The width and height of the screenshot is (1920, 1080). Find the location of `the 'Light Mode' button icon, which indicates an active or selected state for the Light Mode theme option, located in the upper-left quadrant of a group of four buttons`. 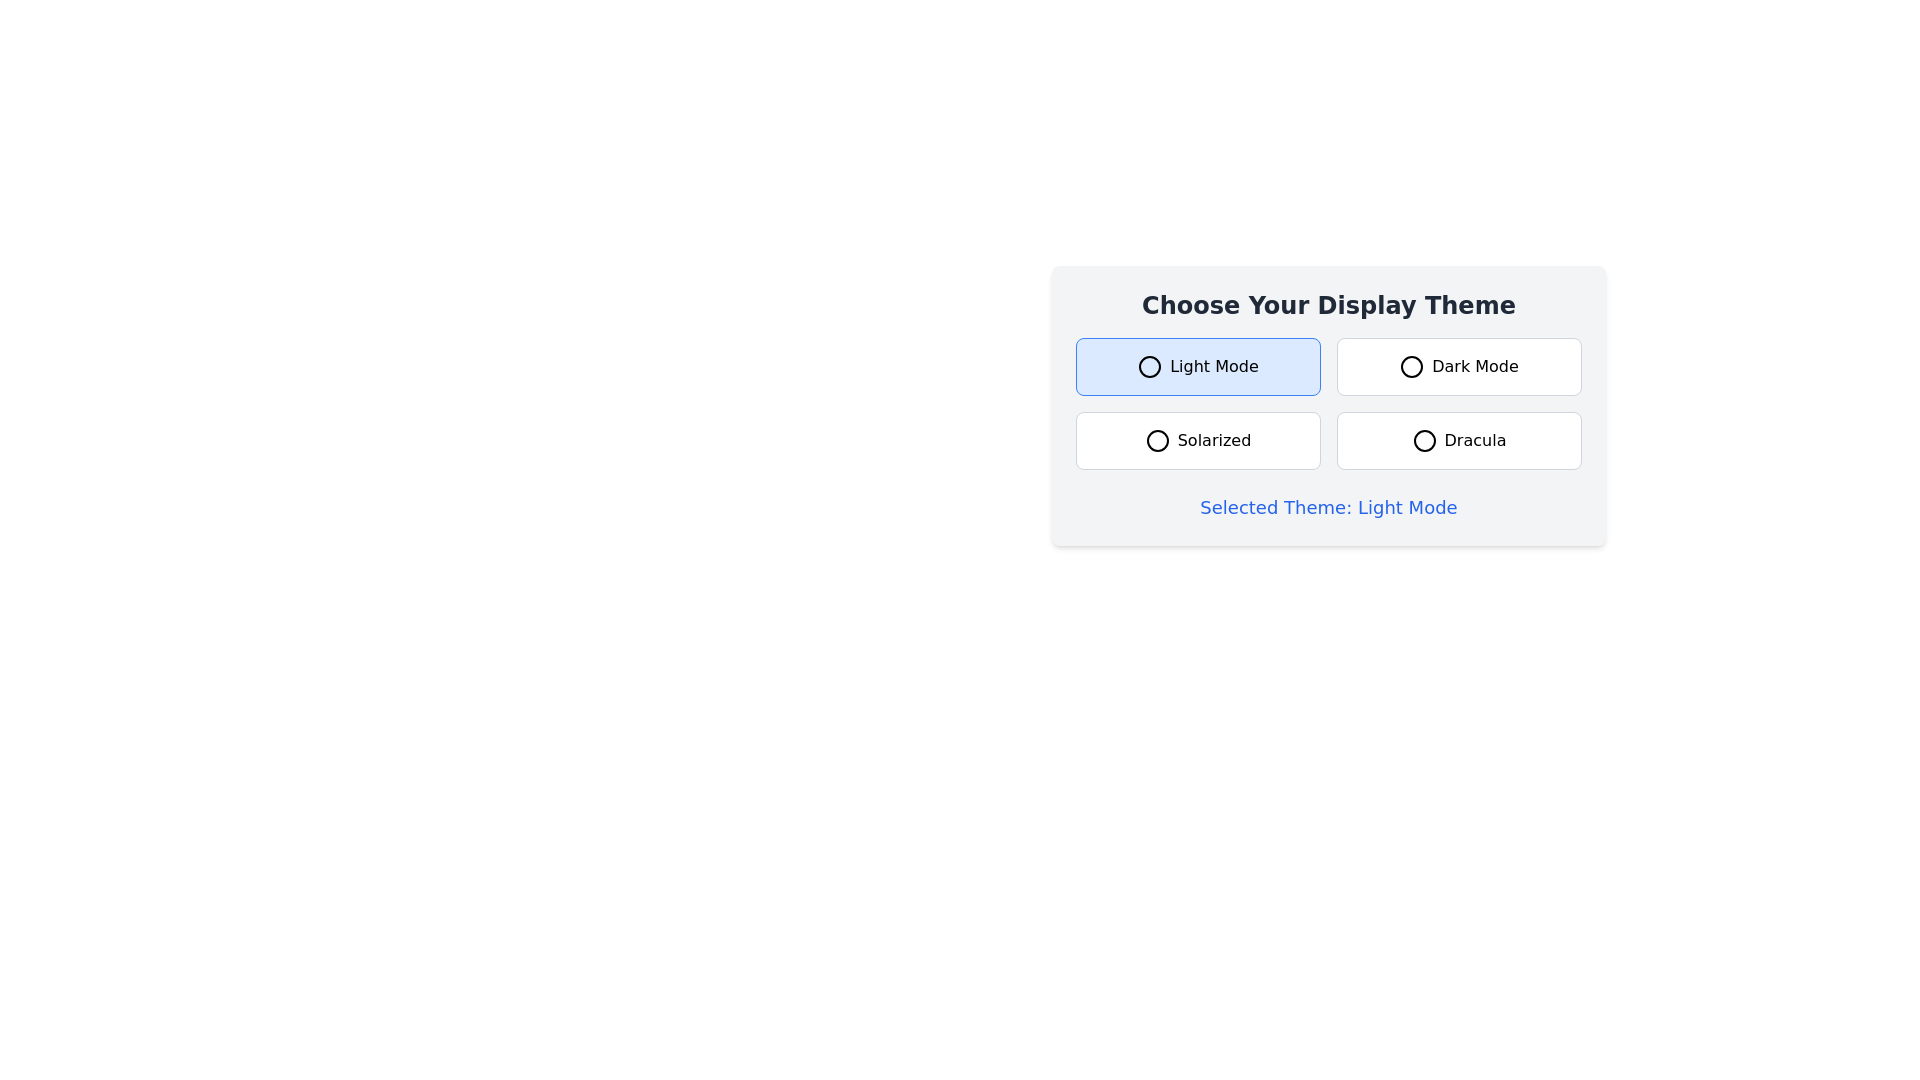

the 'Light Mode' button icon, which indicates an active or selected state for the Light Mode theme option, located in the upper-left quadrant of a group of four buttons is located at coordinates (1150, 366).